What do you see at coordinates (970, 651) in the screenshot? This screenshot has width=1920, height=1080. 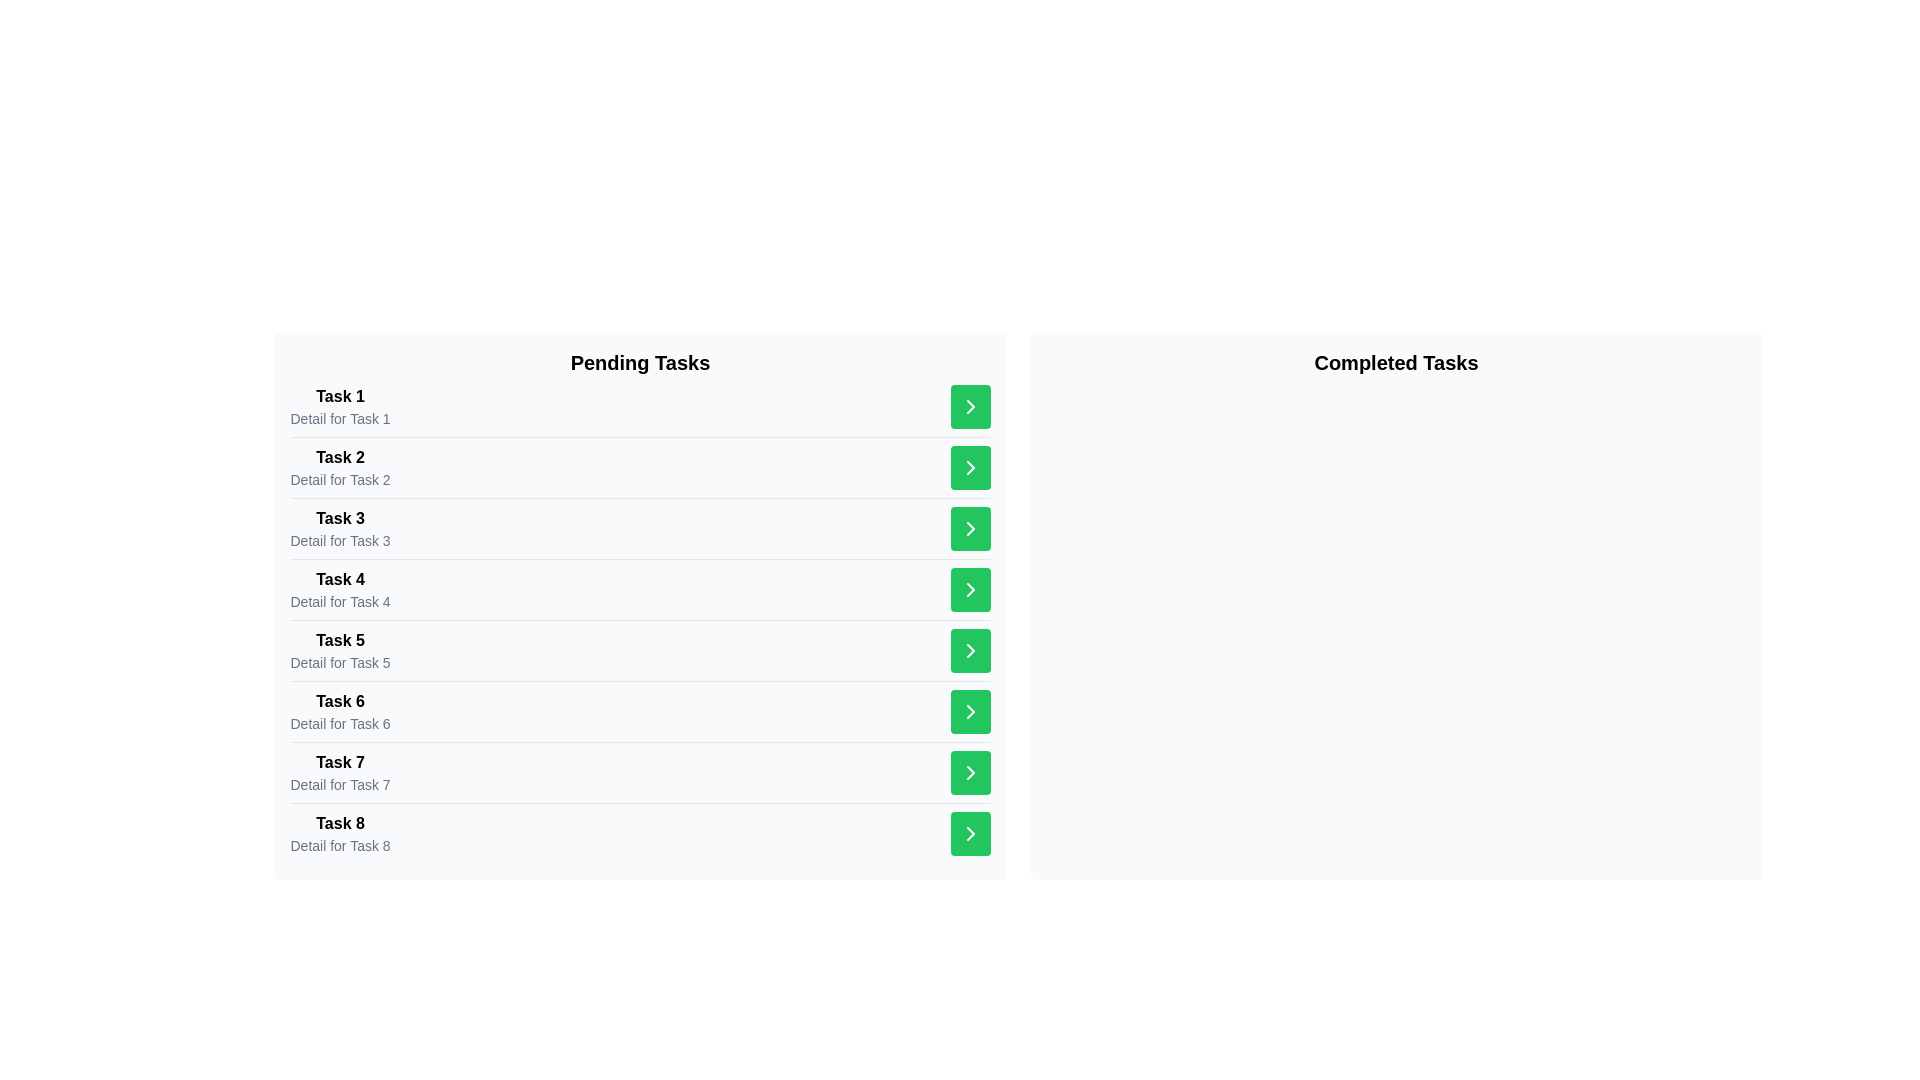 I see `the green button containing the chevron icon associated with the 'Task 5' entry in the 'Pending Tasks' list` at bounding box center [970, 651].